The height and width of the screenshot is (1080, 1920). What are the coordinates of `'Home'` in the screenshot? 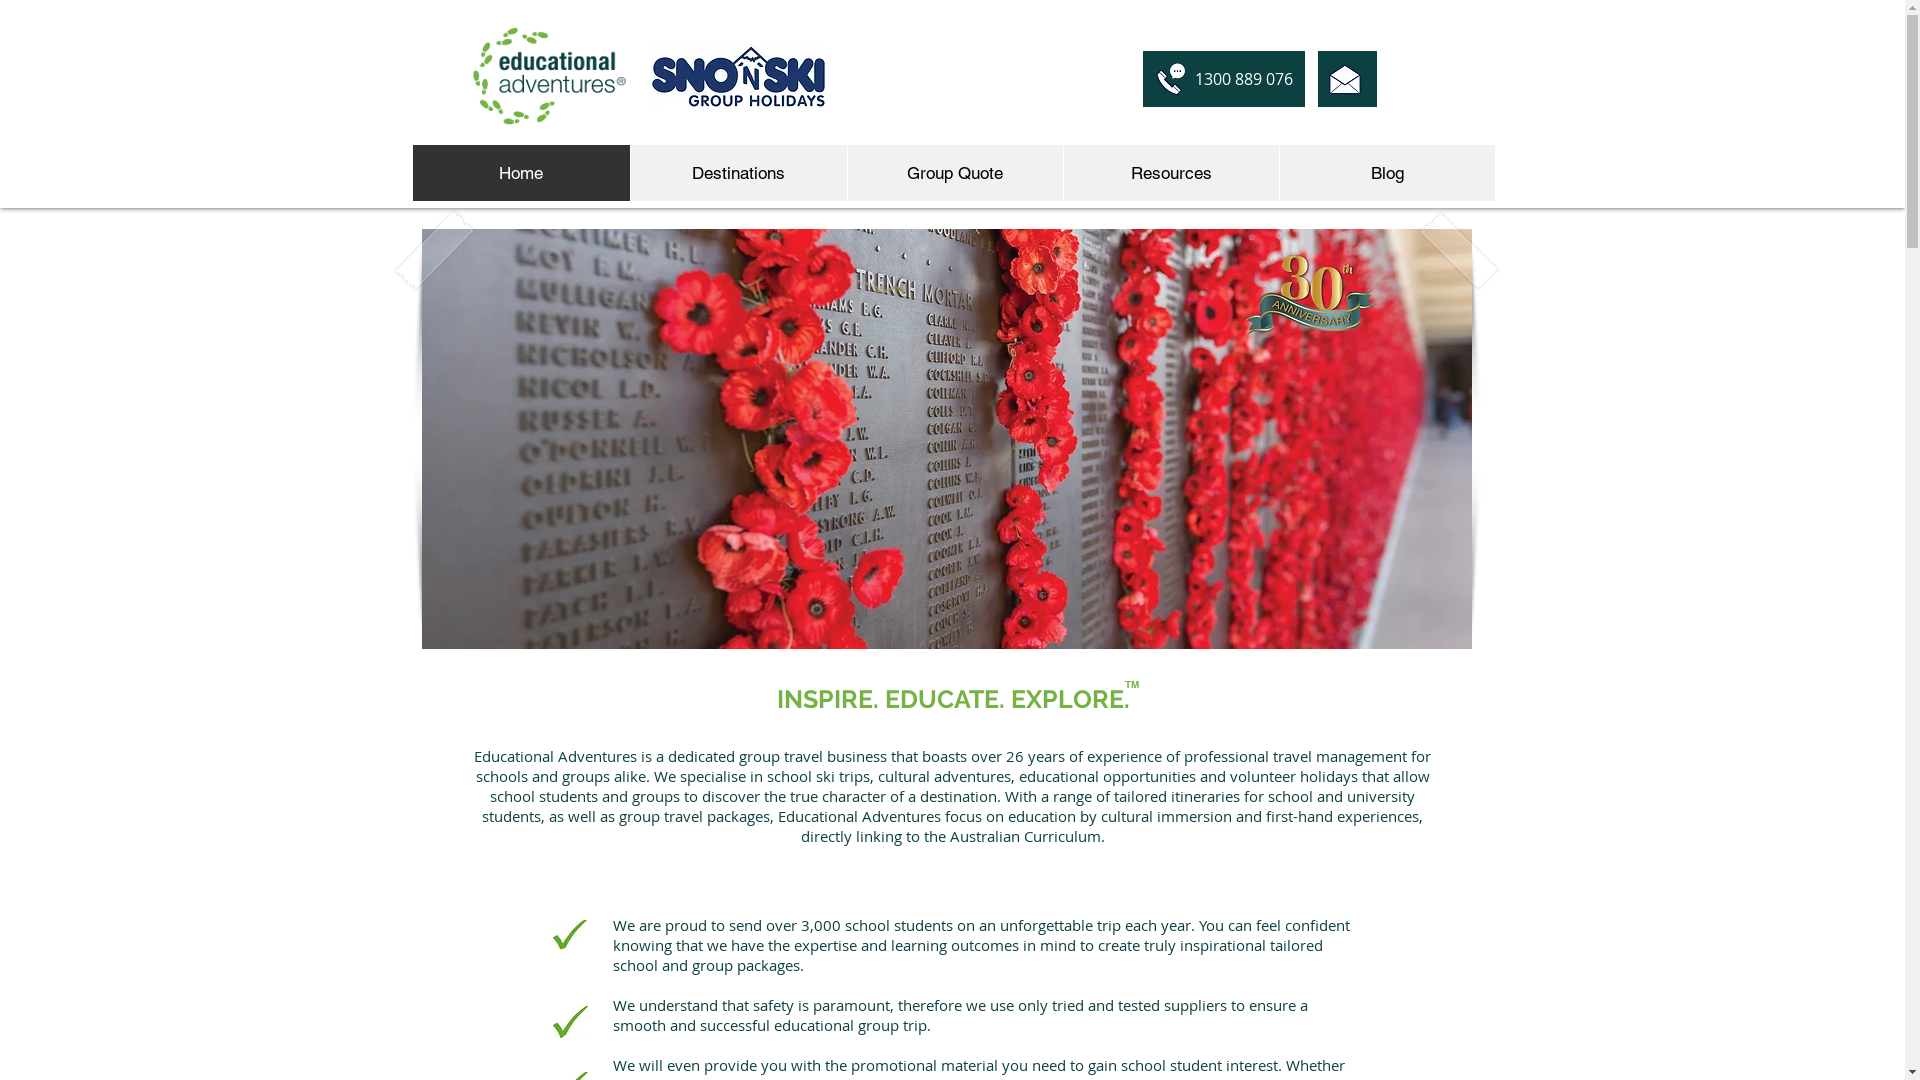 It's located at (411, 172).